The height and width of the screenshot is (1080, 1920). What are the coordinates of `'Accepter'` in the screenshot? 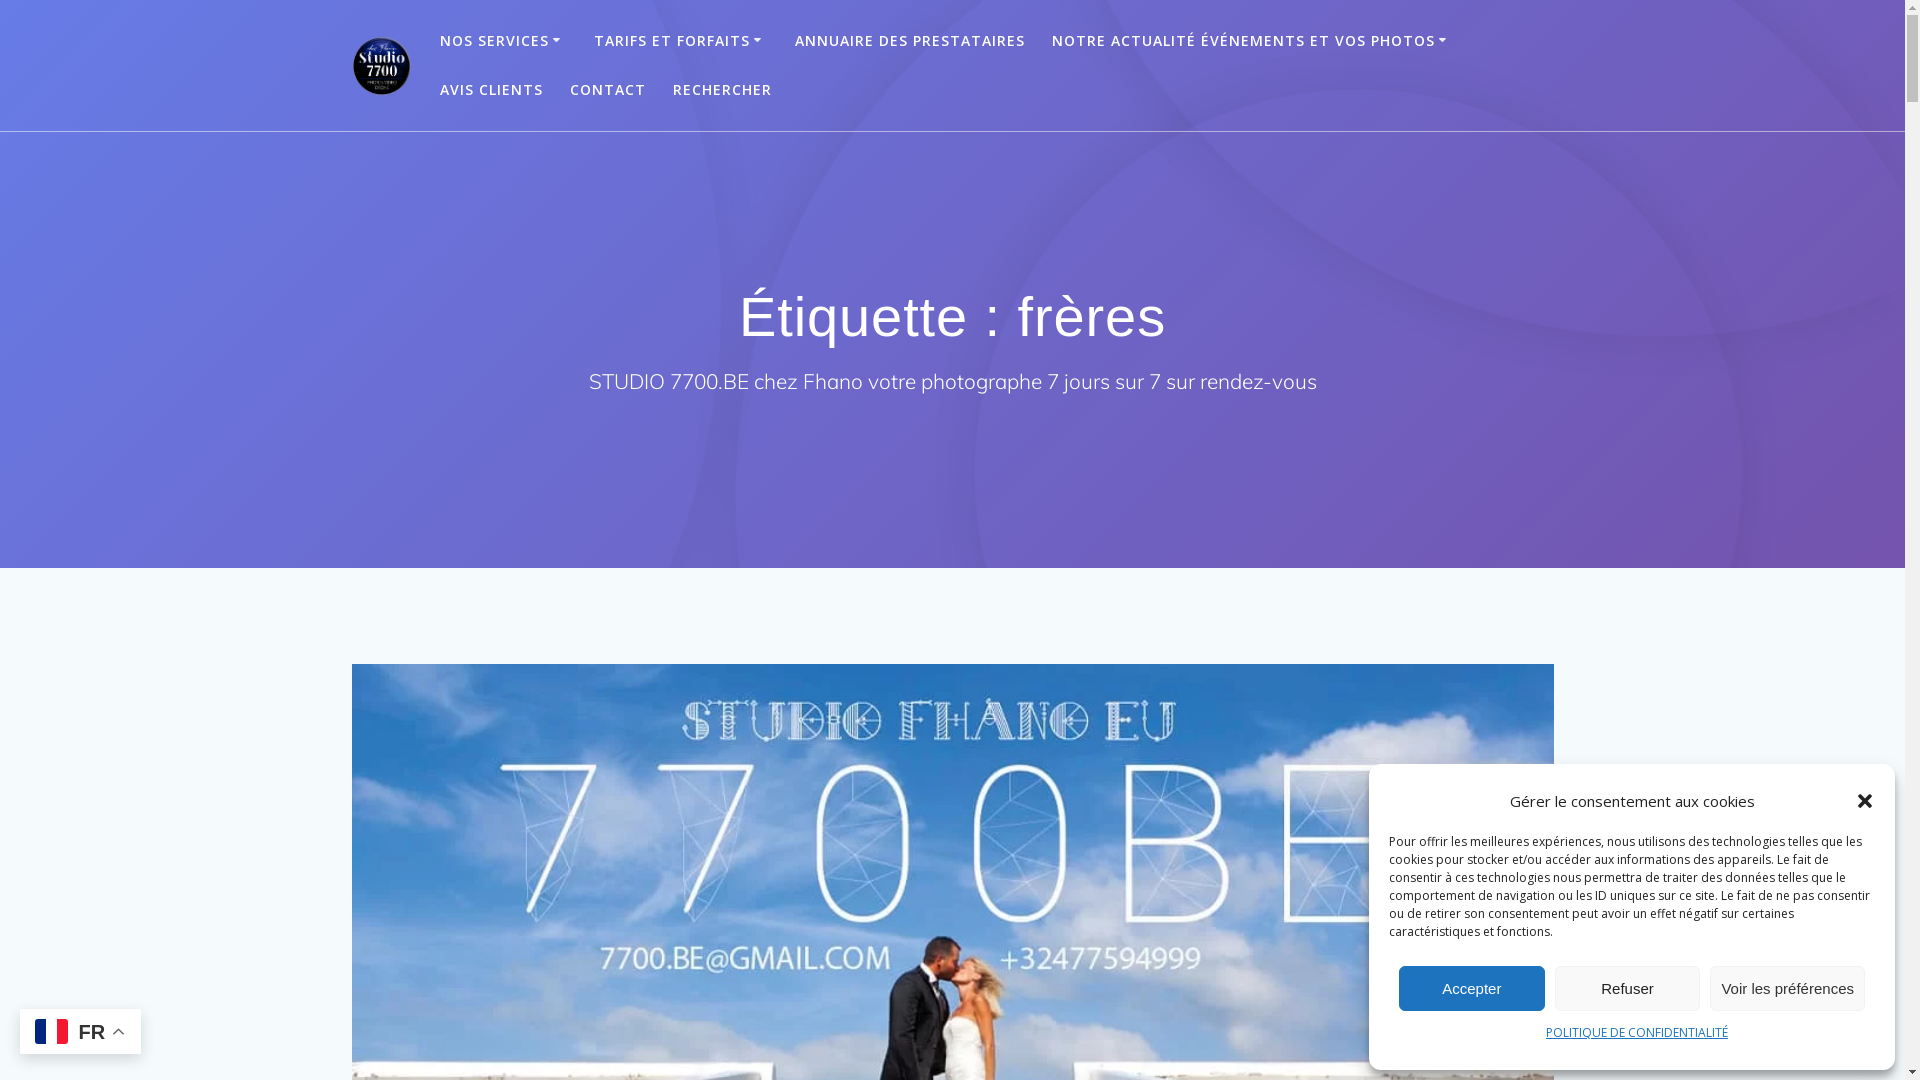 It's located at (1472, 987).